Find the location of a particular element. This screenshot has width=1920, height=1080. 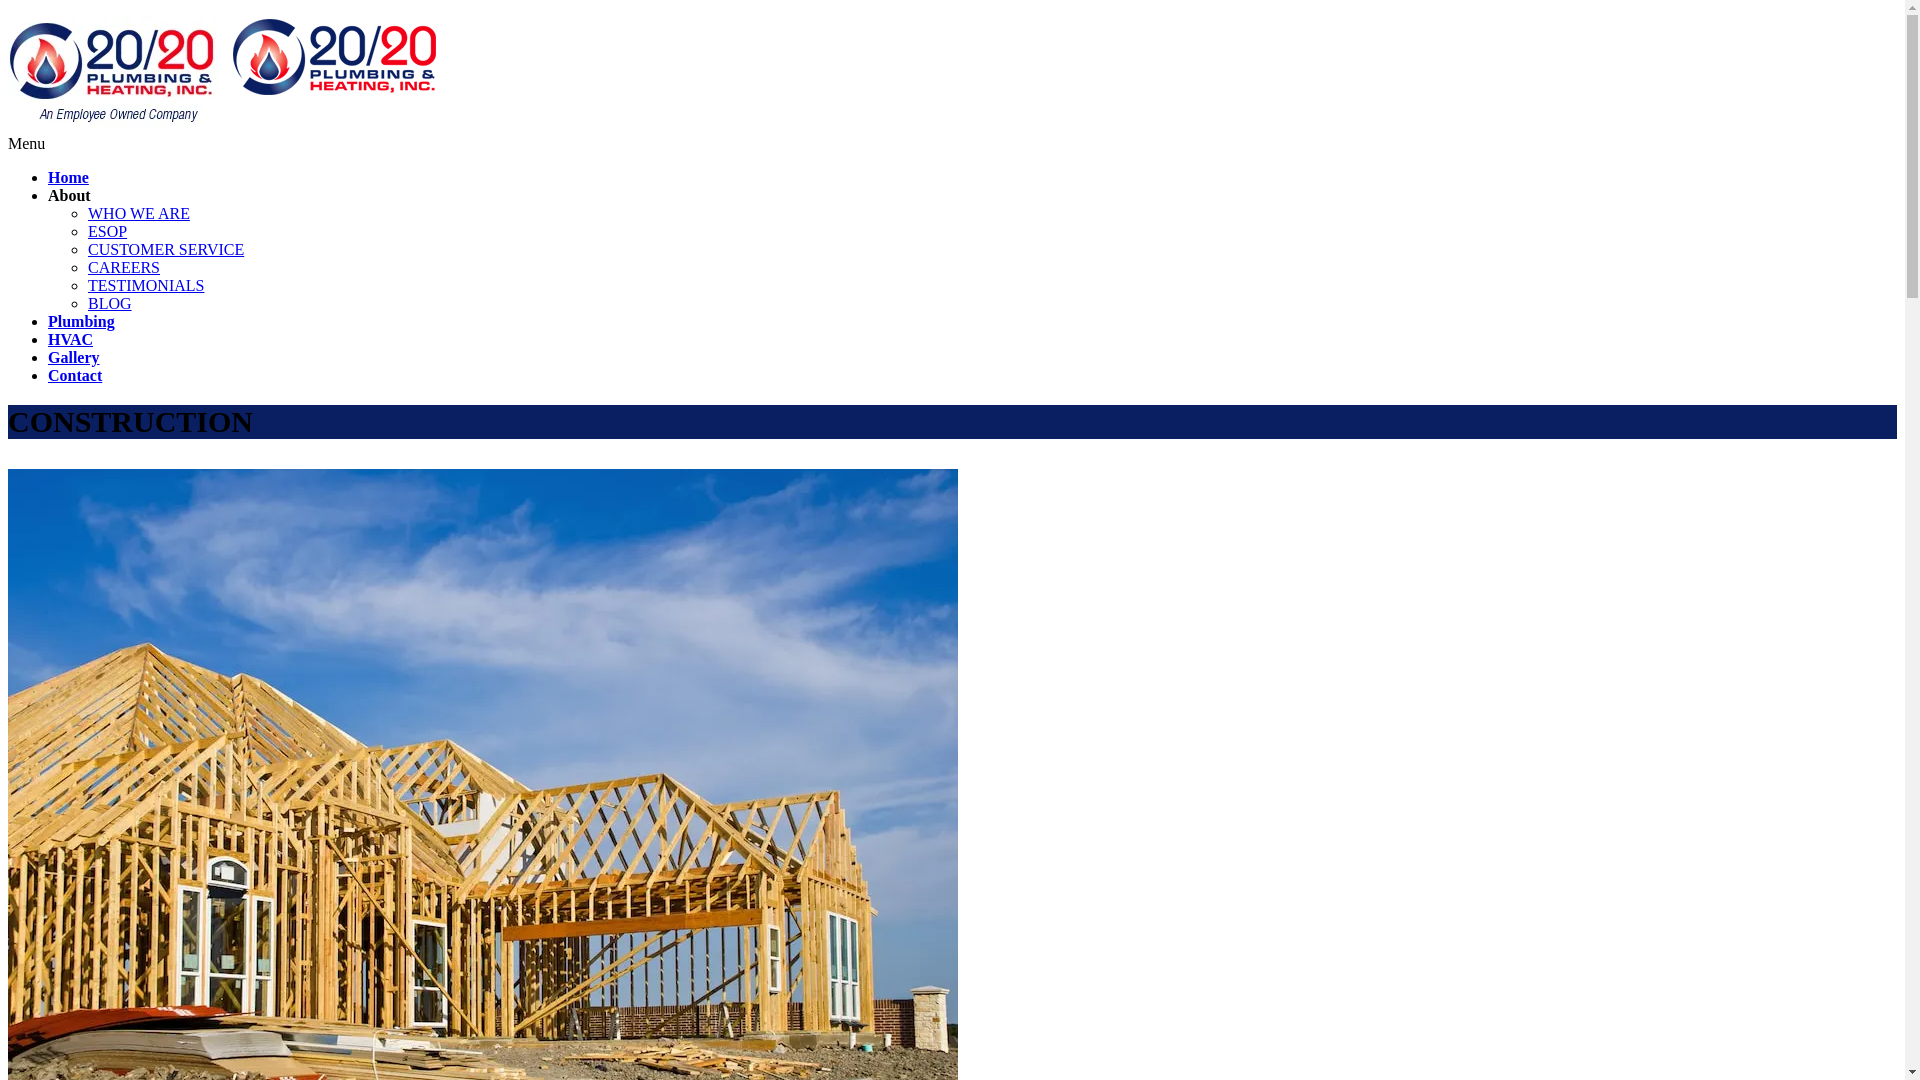

'WHO WE ARE' is located at coordinates (138, 213).